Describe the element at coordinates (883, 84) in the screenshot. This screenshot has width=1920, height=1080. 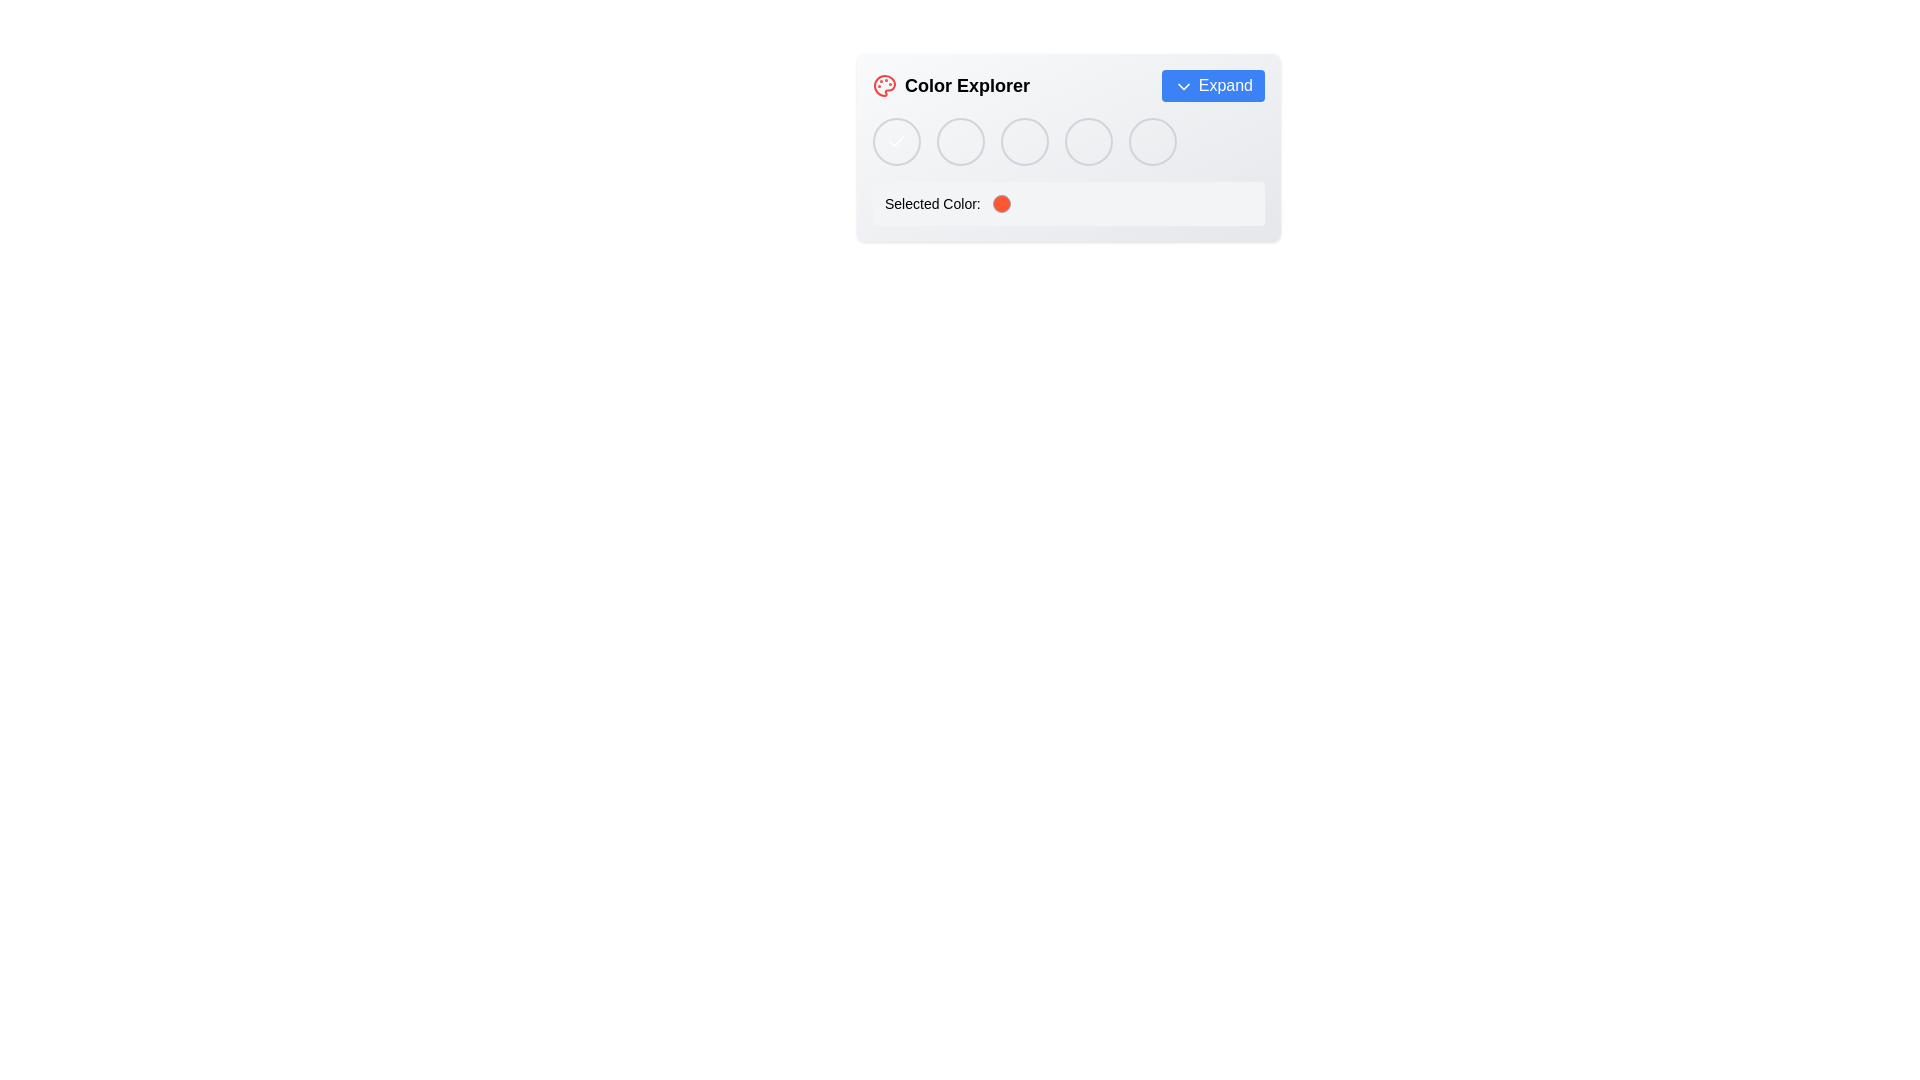
I see `the painter's palette icon that is positioned to the left of the 'Color Explorer' text label` at that location.